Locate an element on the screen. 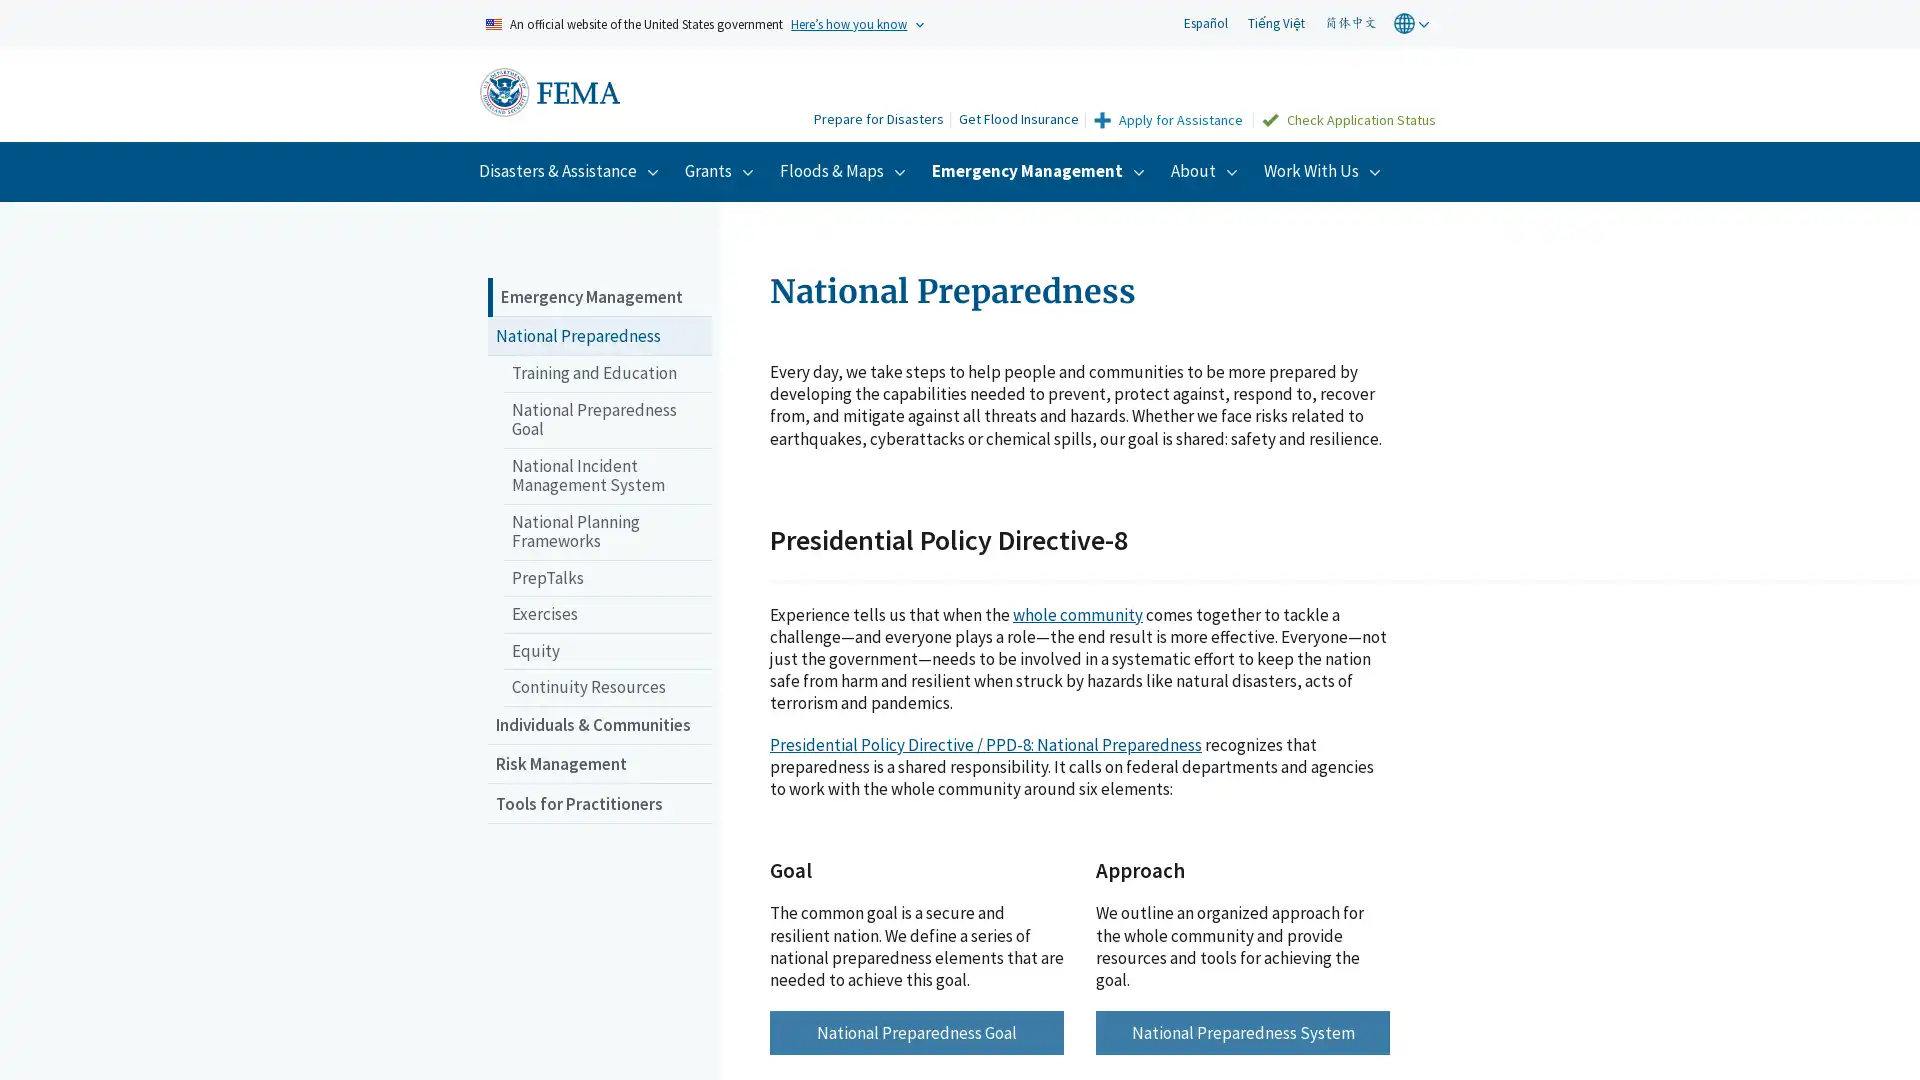  Emergency Management is located at coordinates (1040, 169).